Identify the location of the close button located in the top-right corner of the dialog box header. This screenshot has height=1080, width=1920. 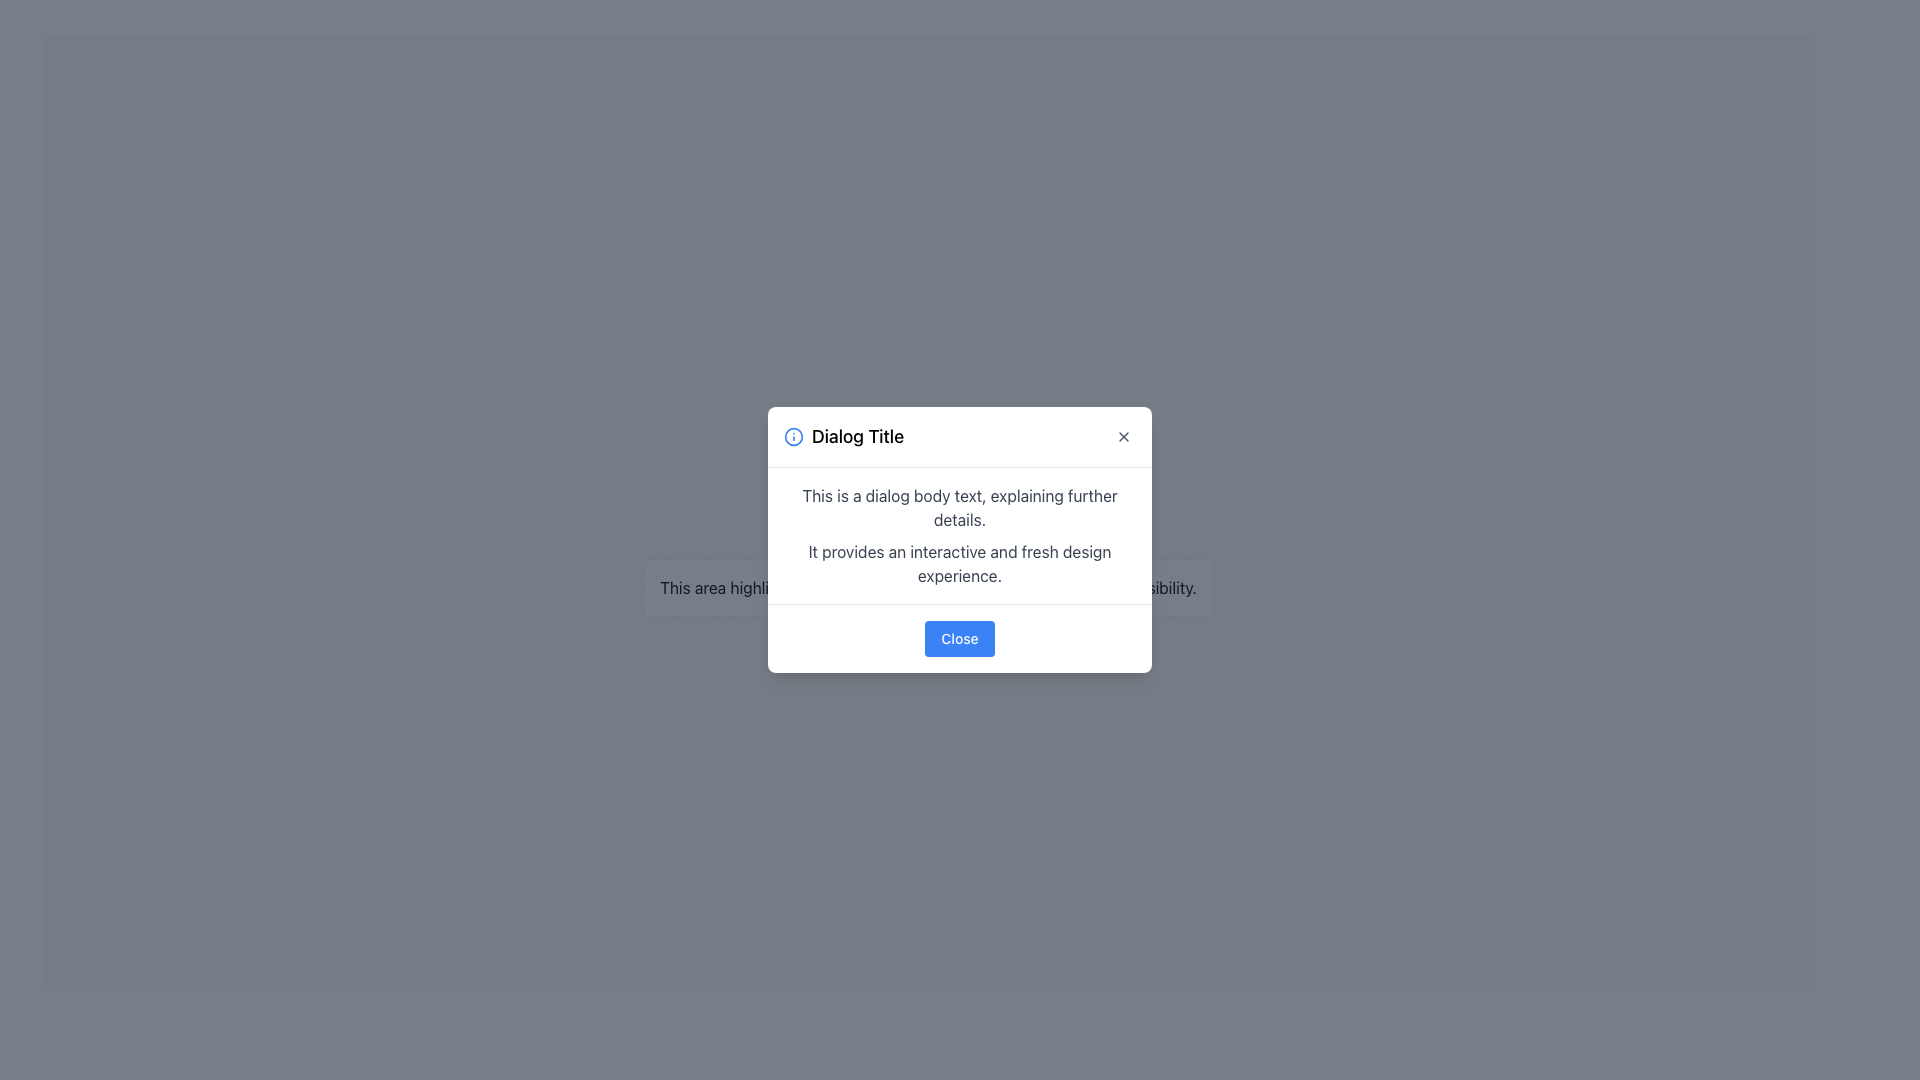
(1123, 435).